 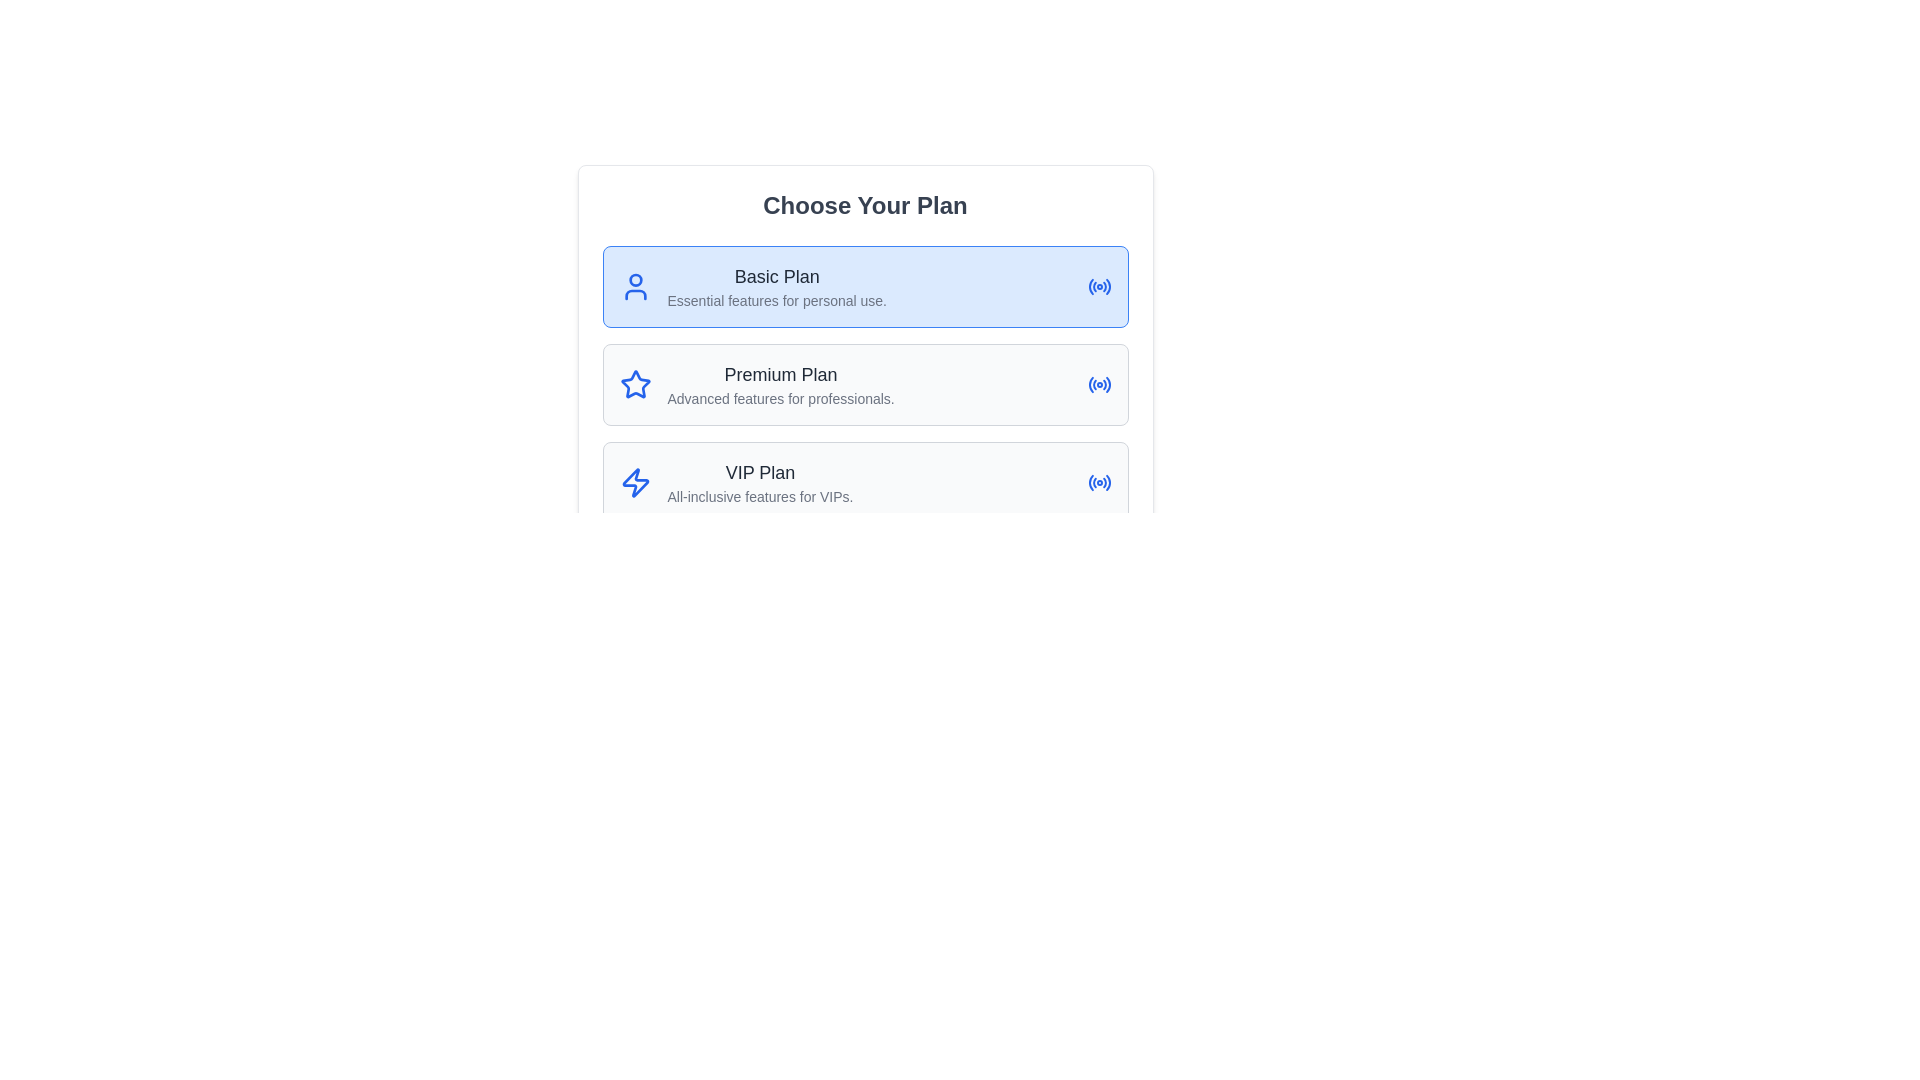 What do you see at coordinates (634, 280) in the screenshot?
I see `the Decorative SVG circle component that represents the head of a user profile, located within the blue-highlighted rectangle labeled 'Basic Plan'` at bounding box center [634, 280].